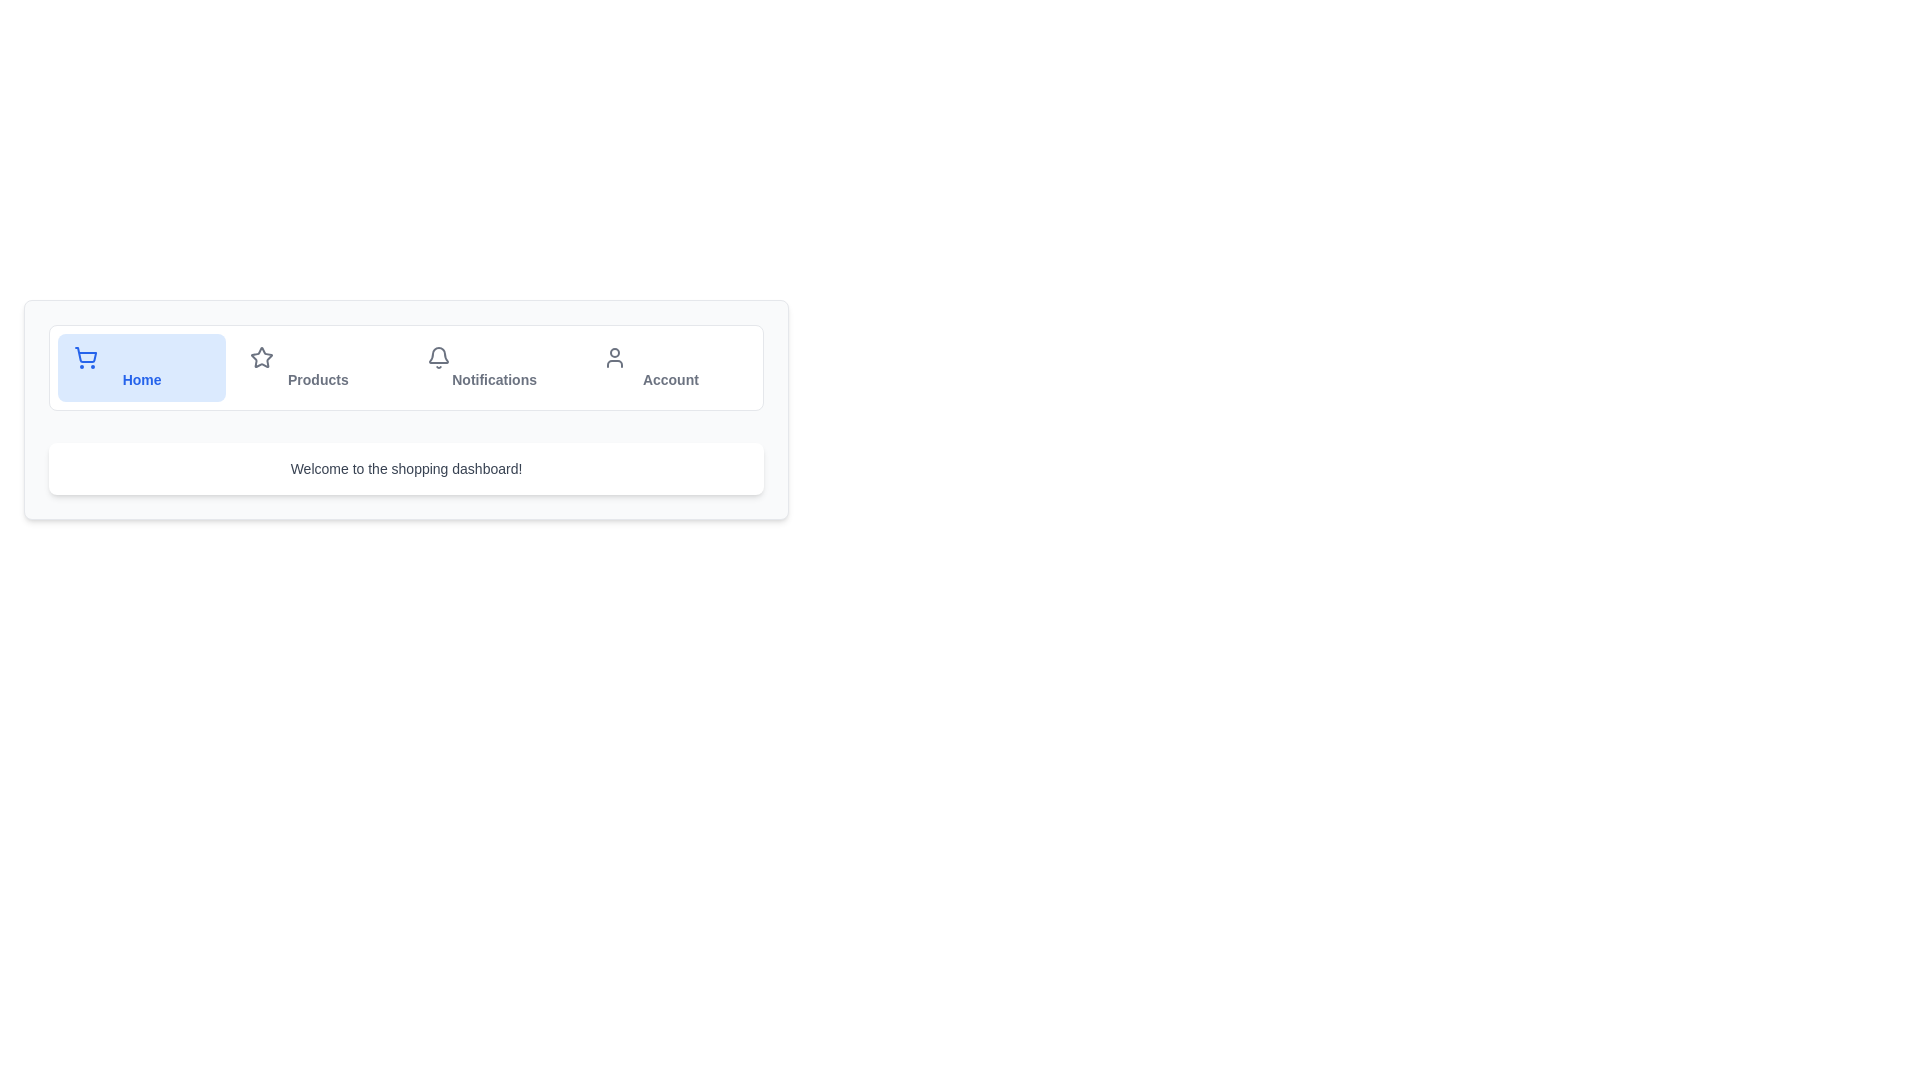  Describe the element at coordinates (261, 356) in the screenshot. I see `the second icon in the navigation bar, which represents a star icon used for rating or favoriting` at that location.